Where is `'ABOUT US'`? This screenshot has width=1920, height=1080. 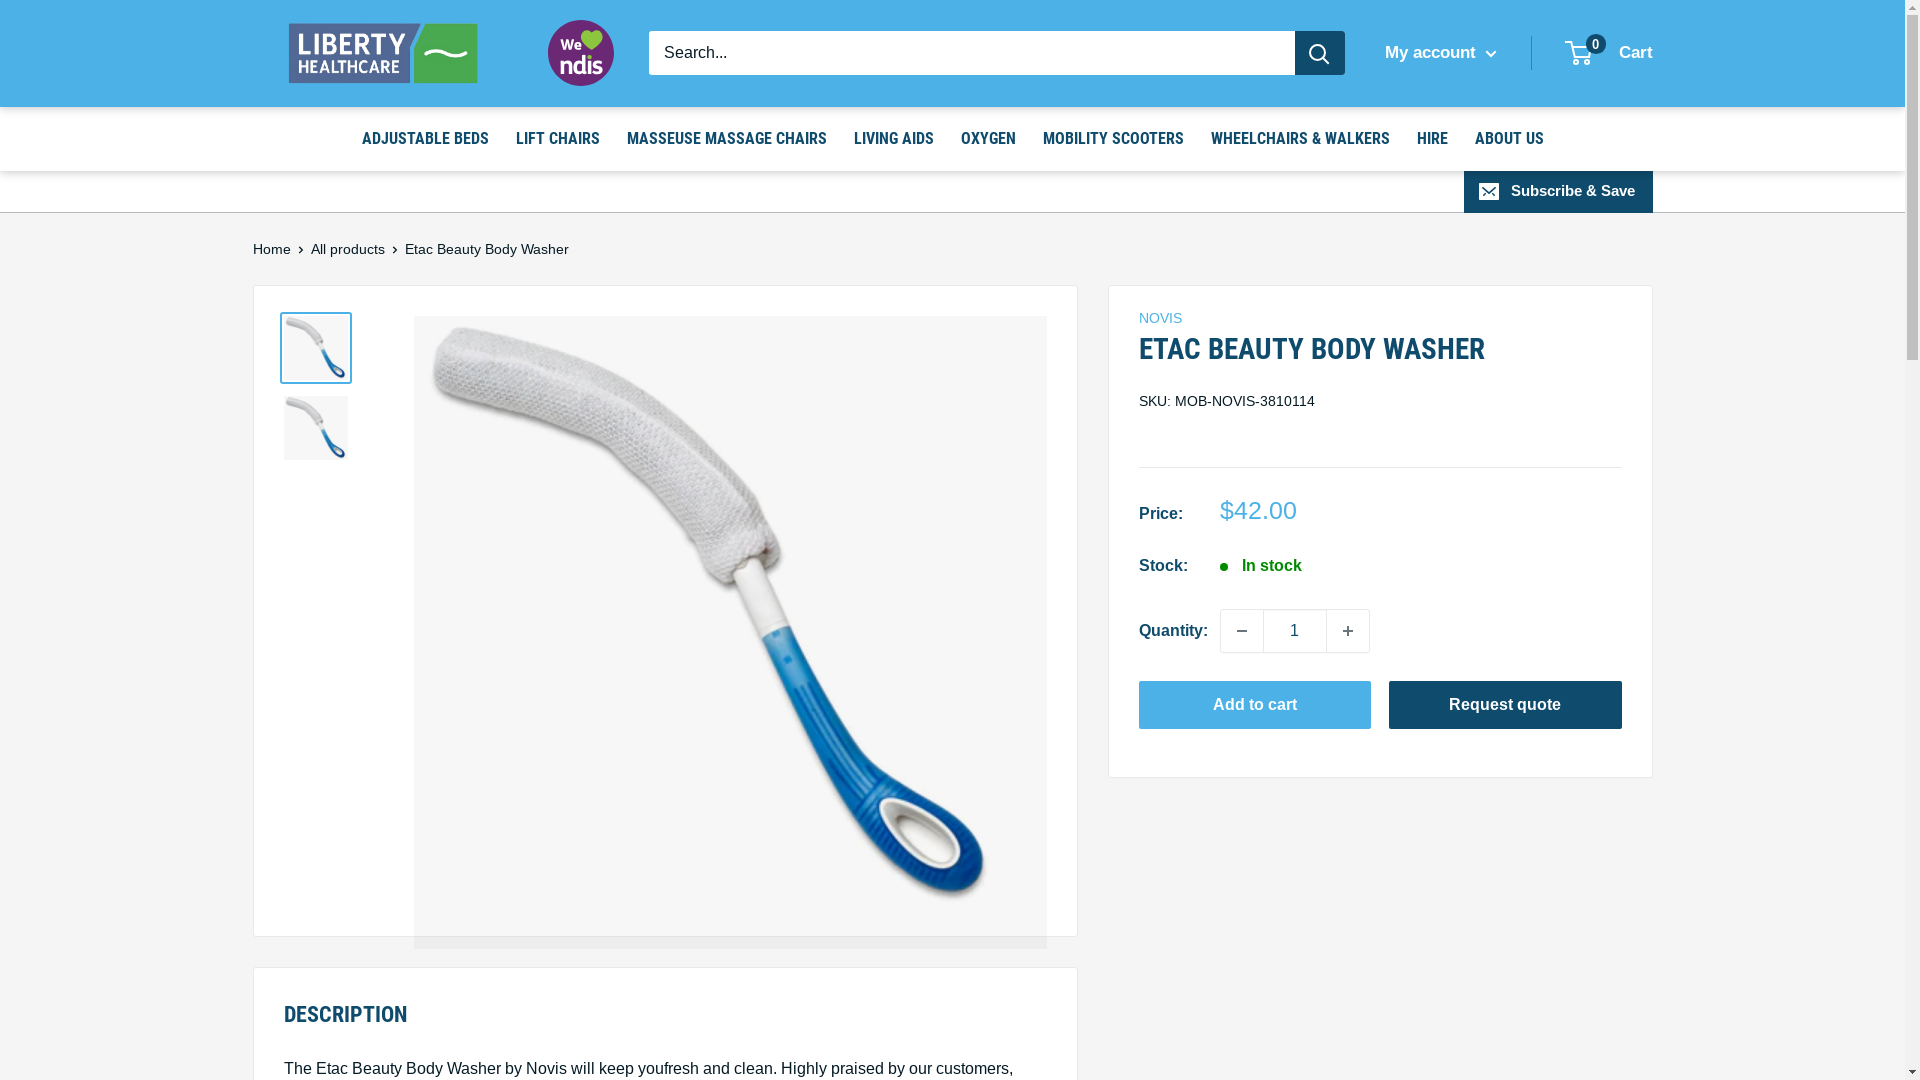 'ABOUT US' is located at coordinates (1508, 137).